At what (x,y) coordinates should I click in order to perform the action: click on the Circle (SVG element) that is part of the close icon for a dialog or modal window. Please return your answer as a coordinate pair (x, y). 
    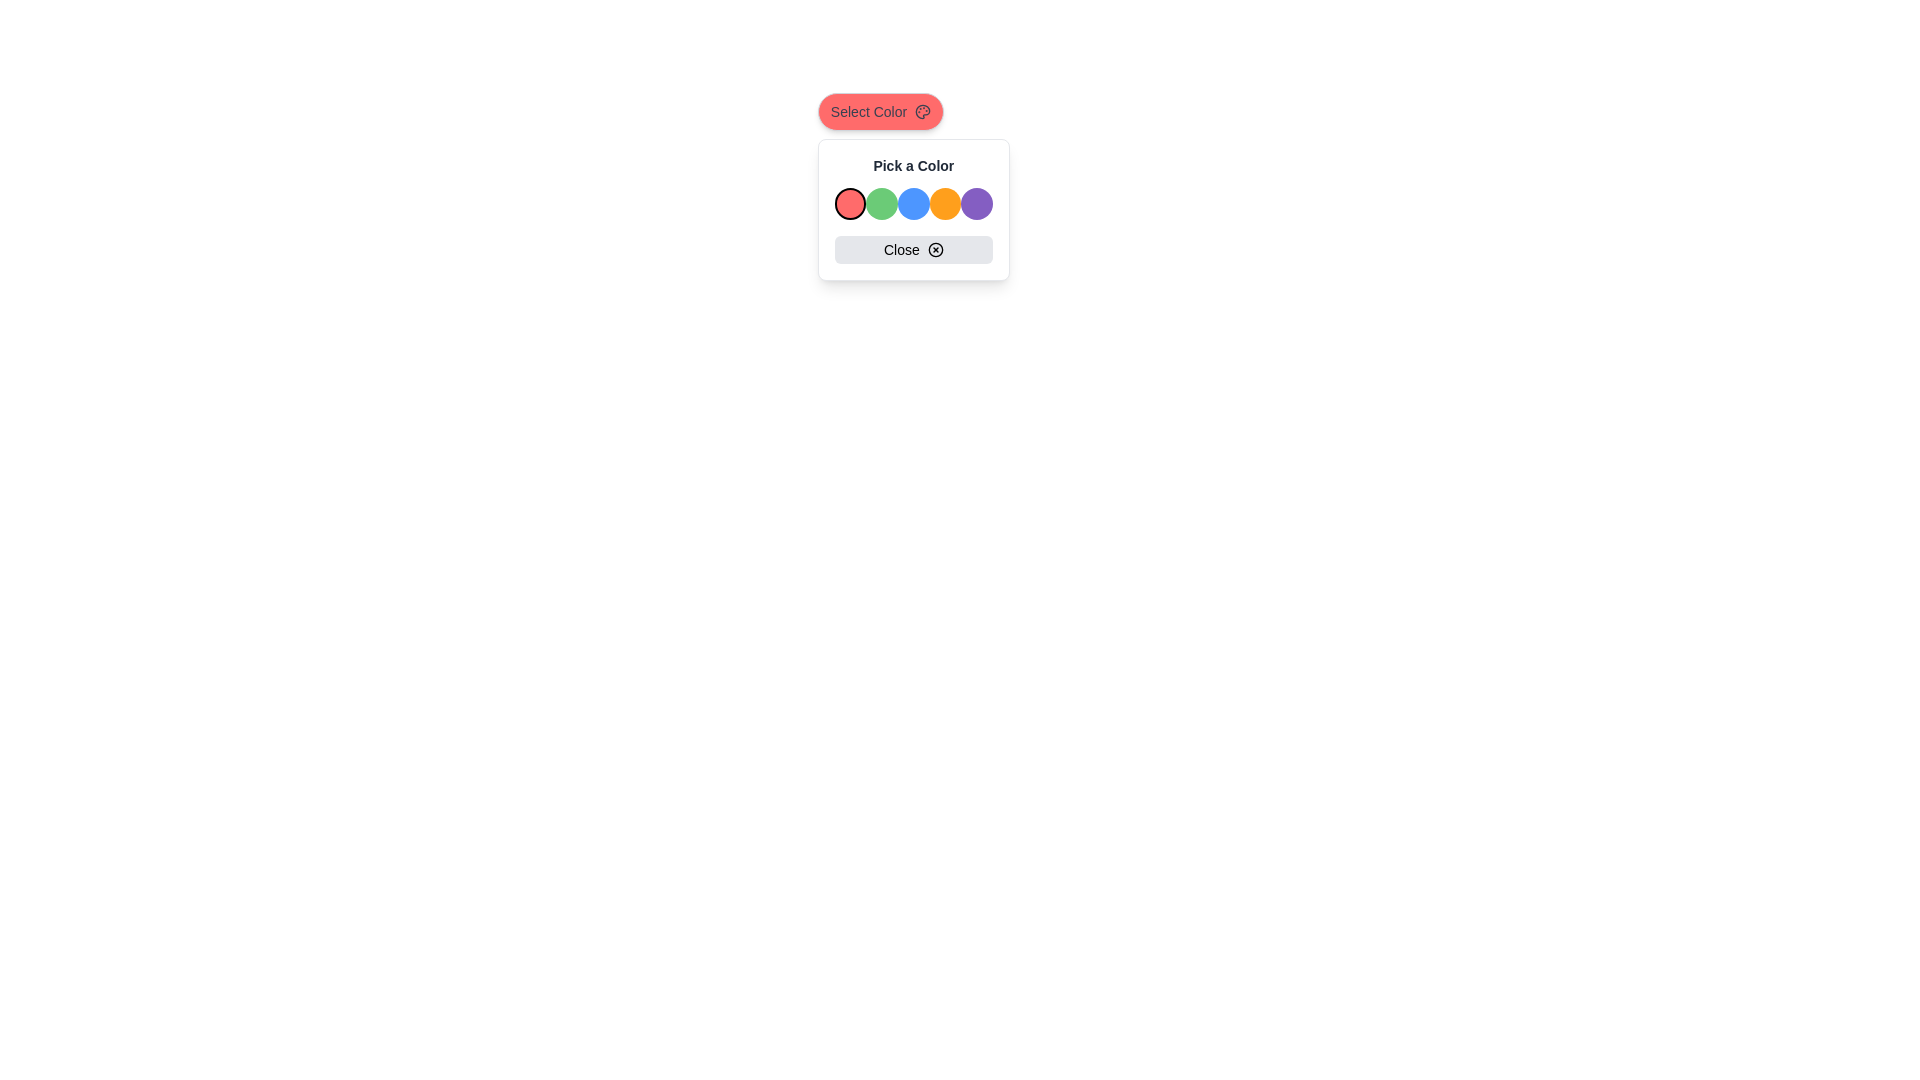
    Looking at the image, I should click on (934, 249).